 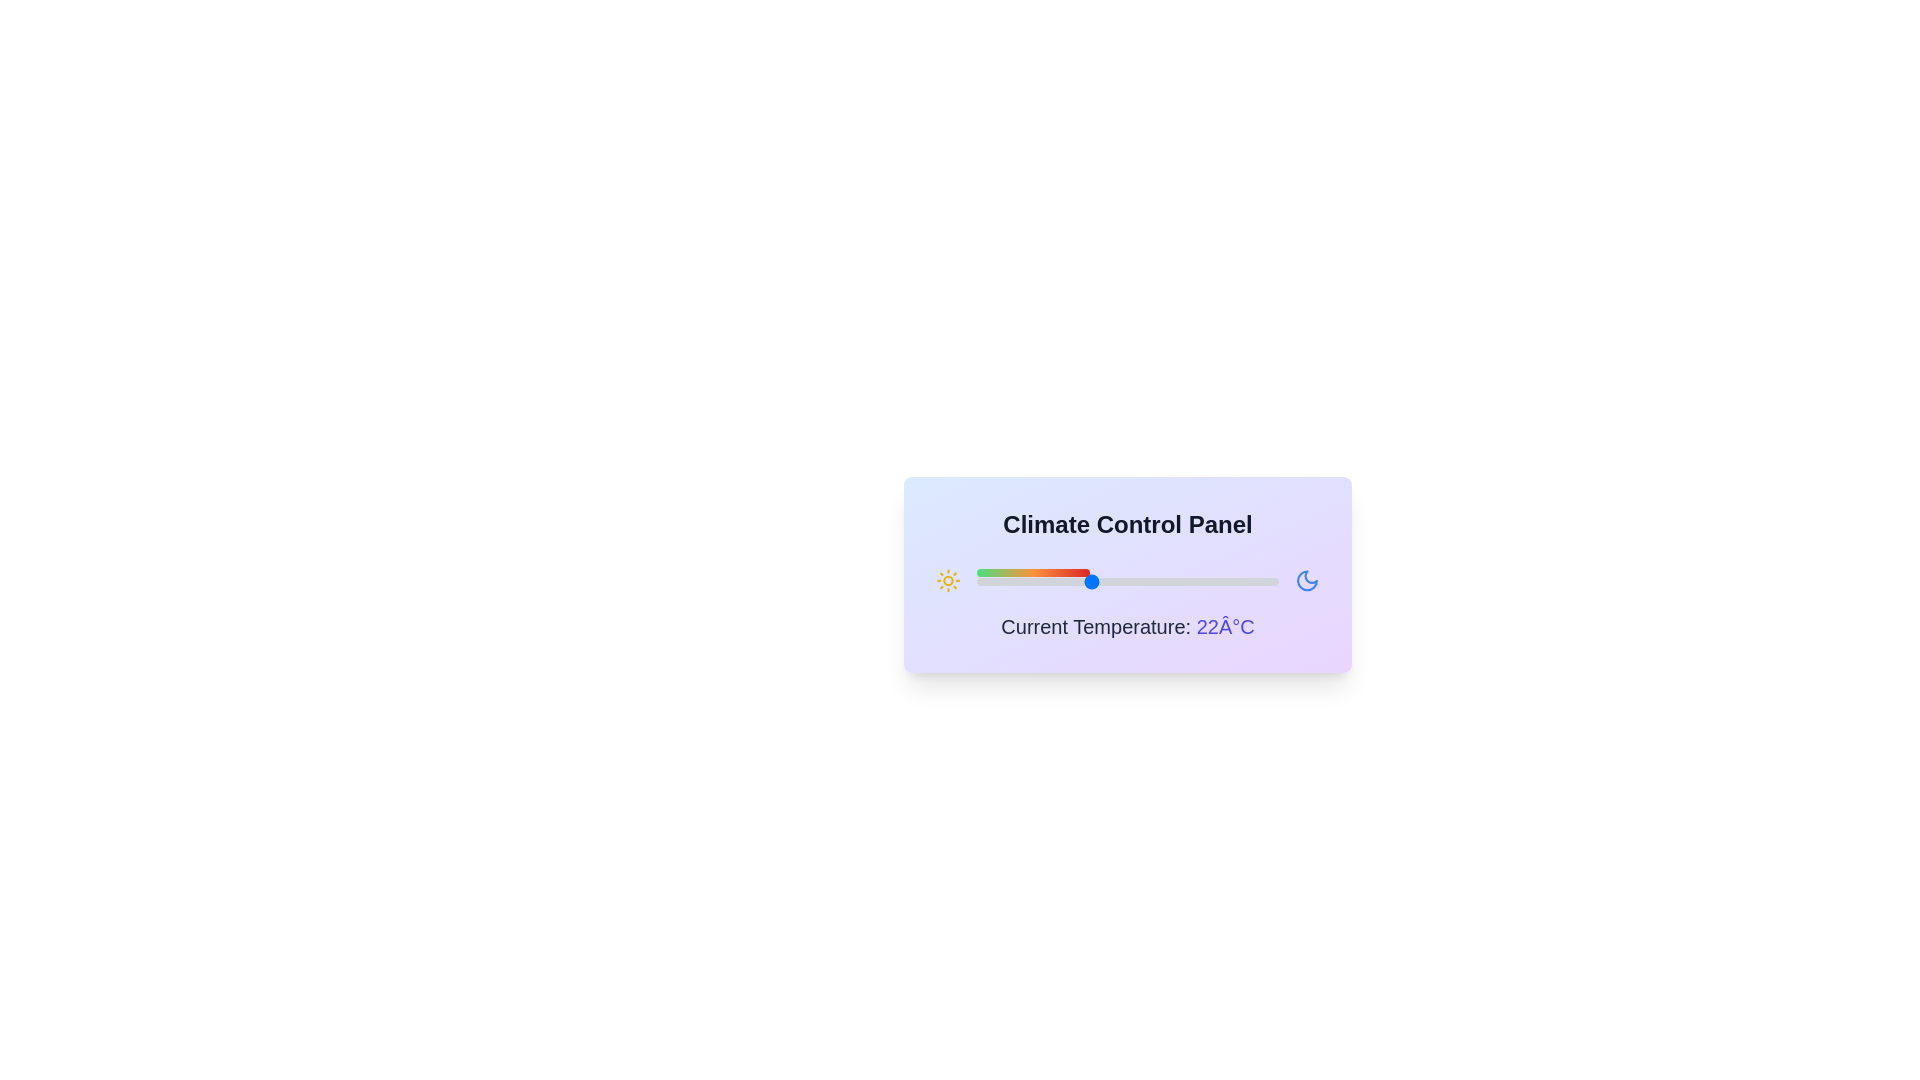 I want to click on the temperature, so click(x=1259, y=582).